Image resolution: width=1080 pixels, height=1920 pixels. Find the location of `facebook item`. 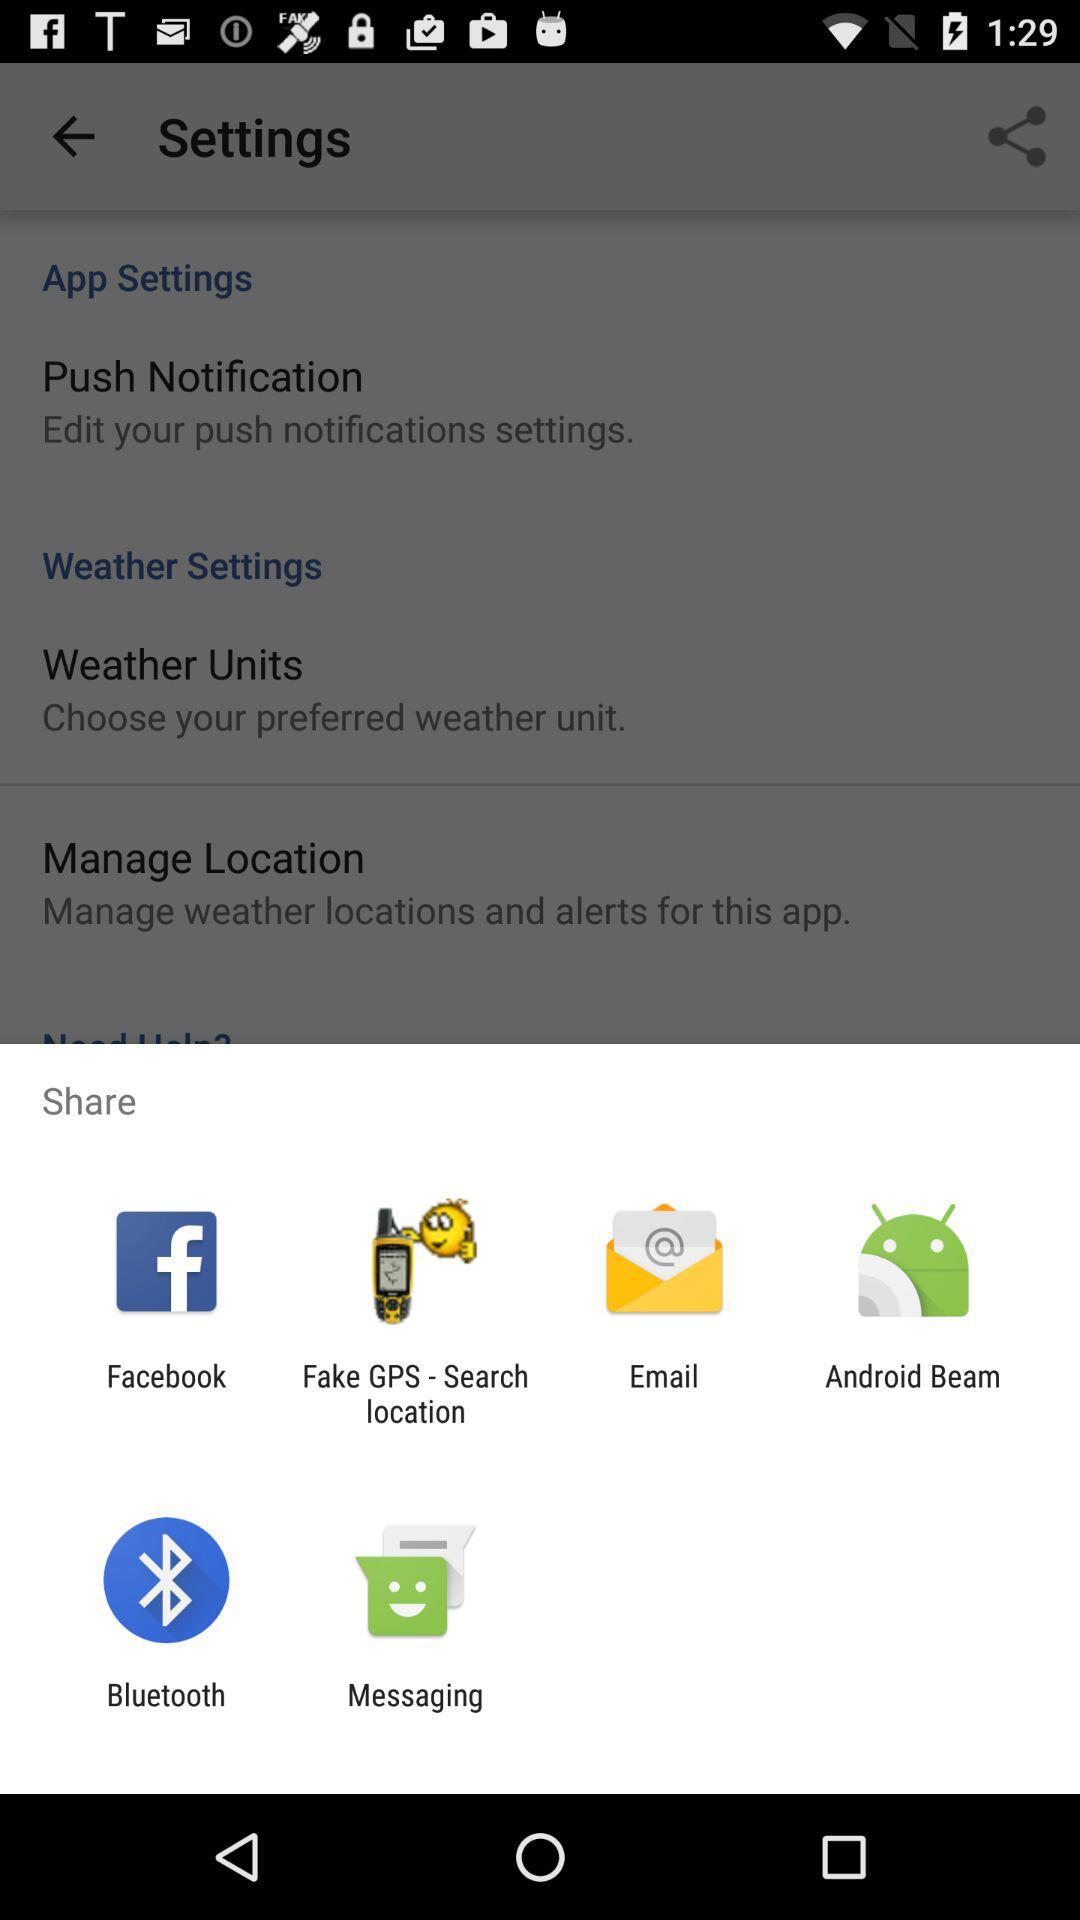

facebook item is located at coordinates (165, 1392).